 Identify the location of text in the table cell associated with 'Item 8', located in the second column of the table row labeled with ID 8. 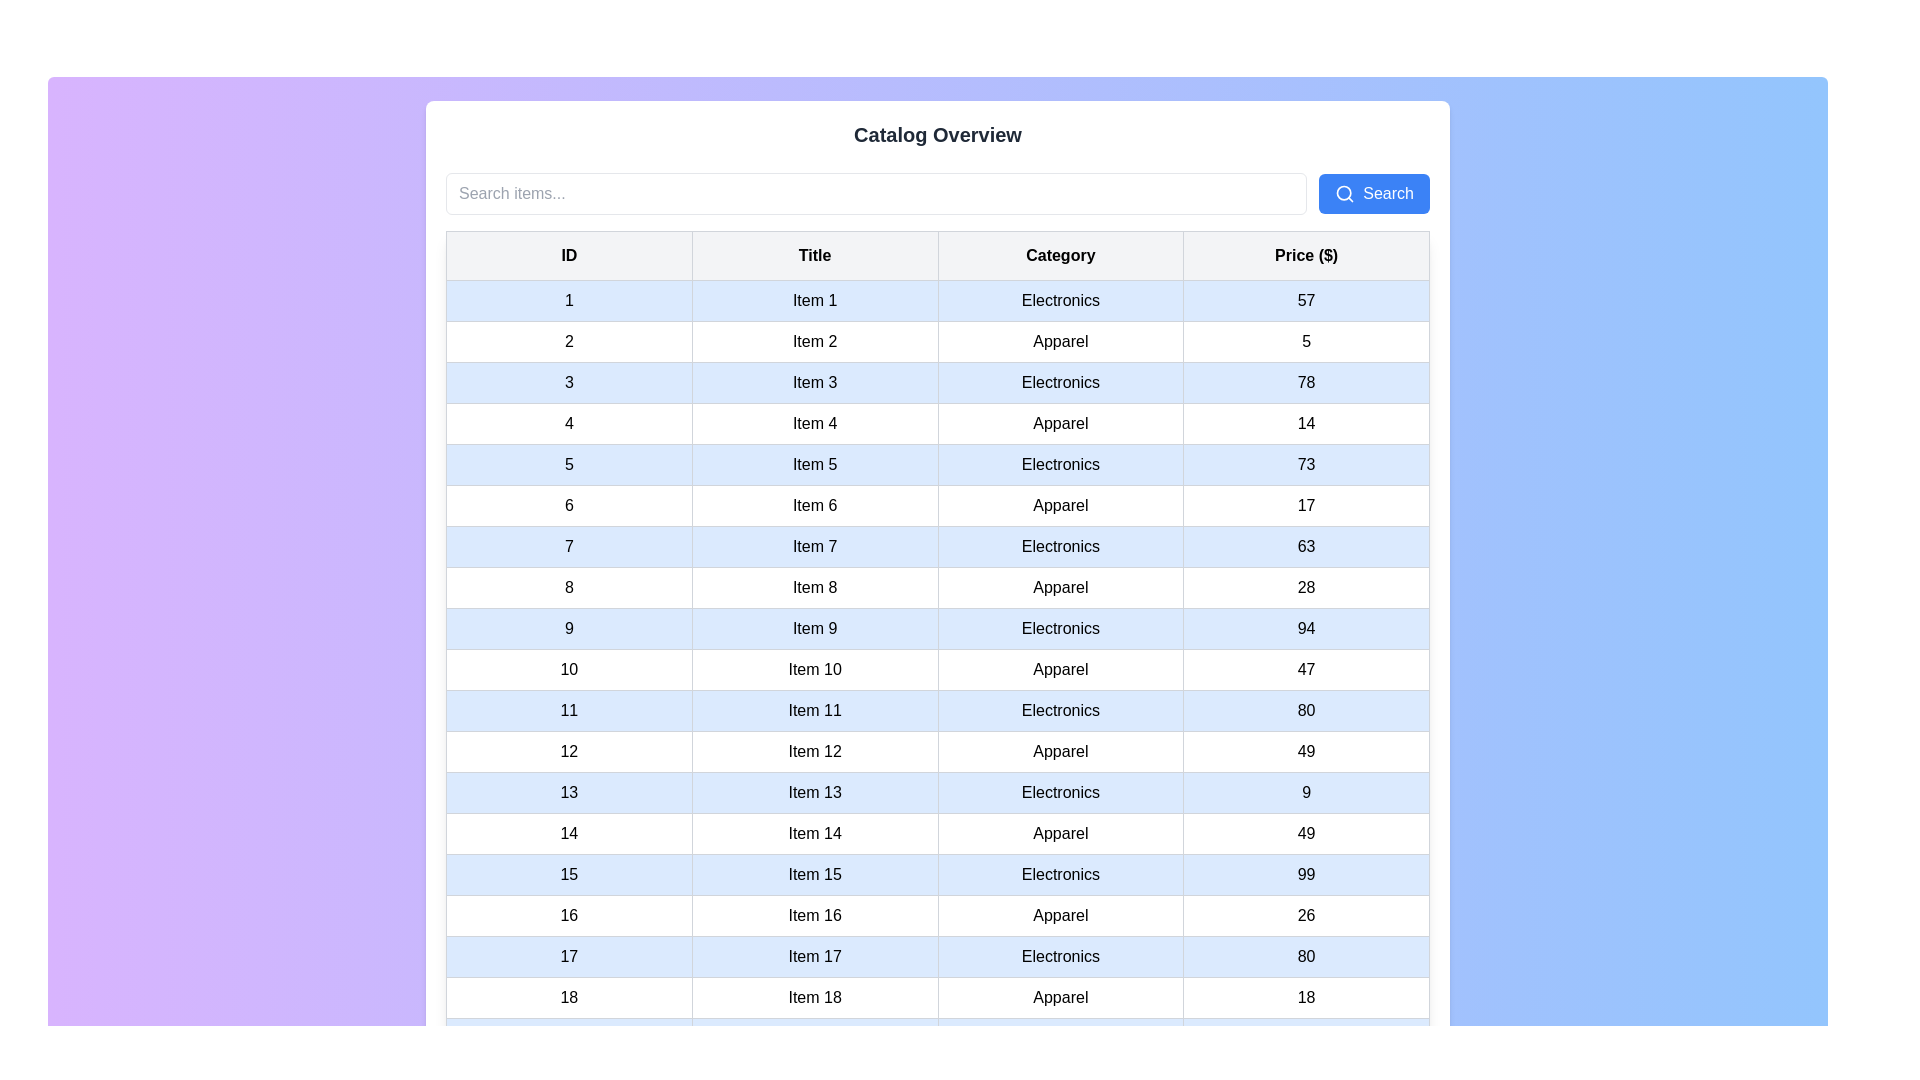
(815, 586).